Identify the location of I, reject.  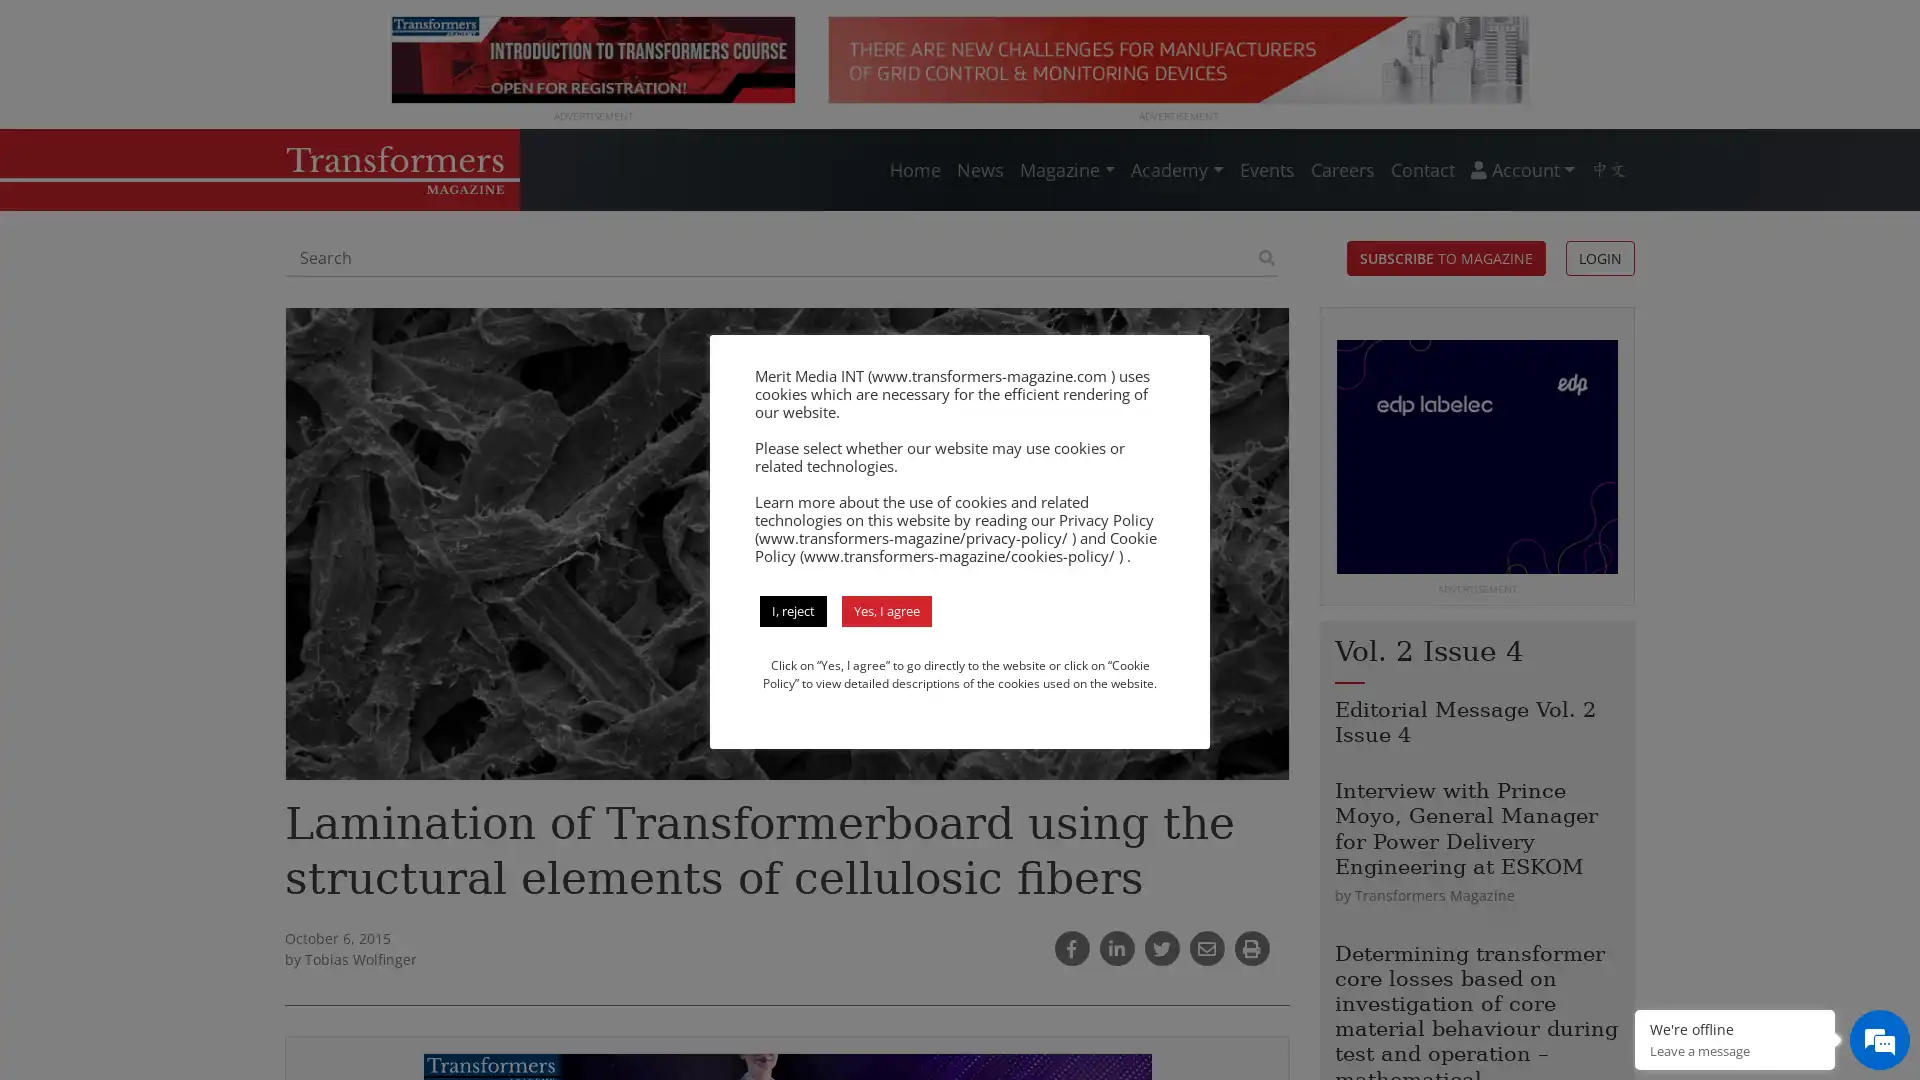
(792, 610).